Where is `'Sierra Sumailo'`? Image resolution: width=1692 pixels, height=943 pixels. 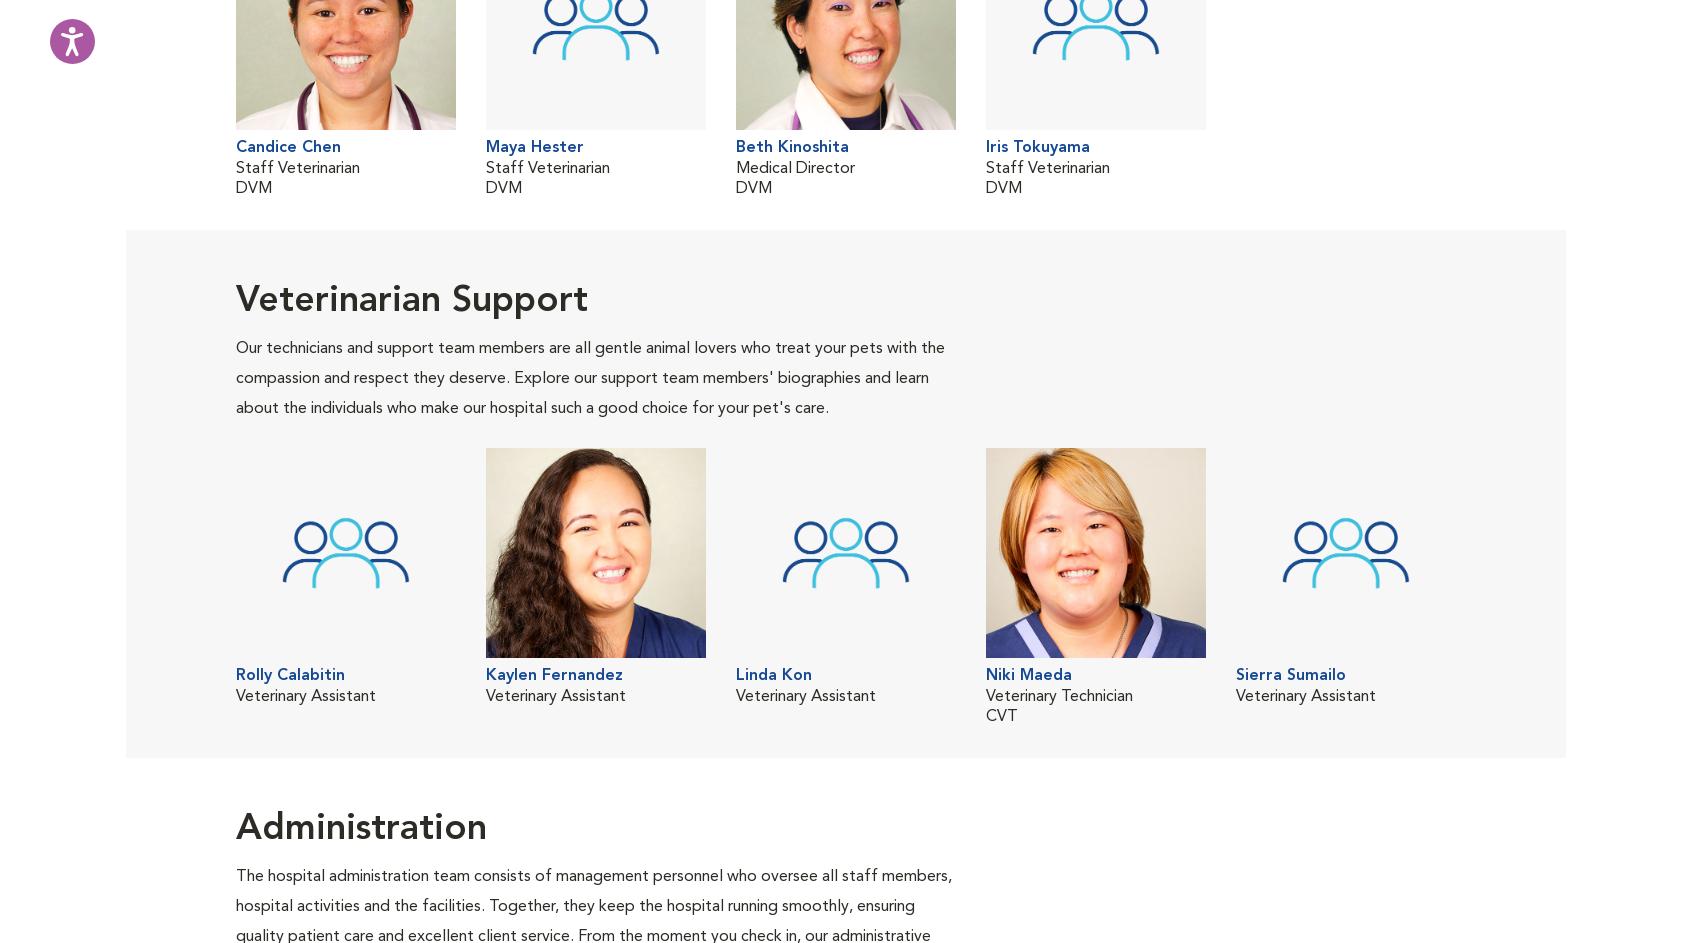
'Sierra Sumailo' is located at coordinates (1289, 676).